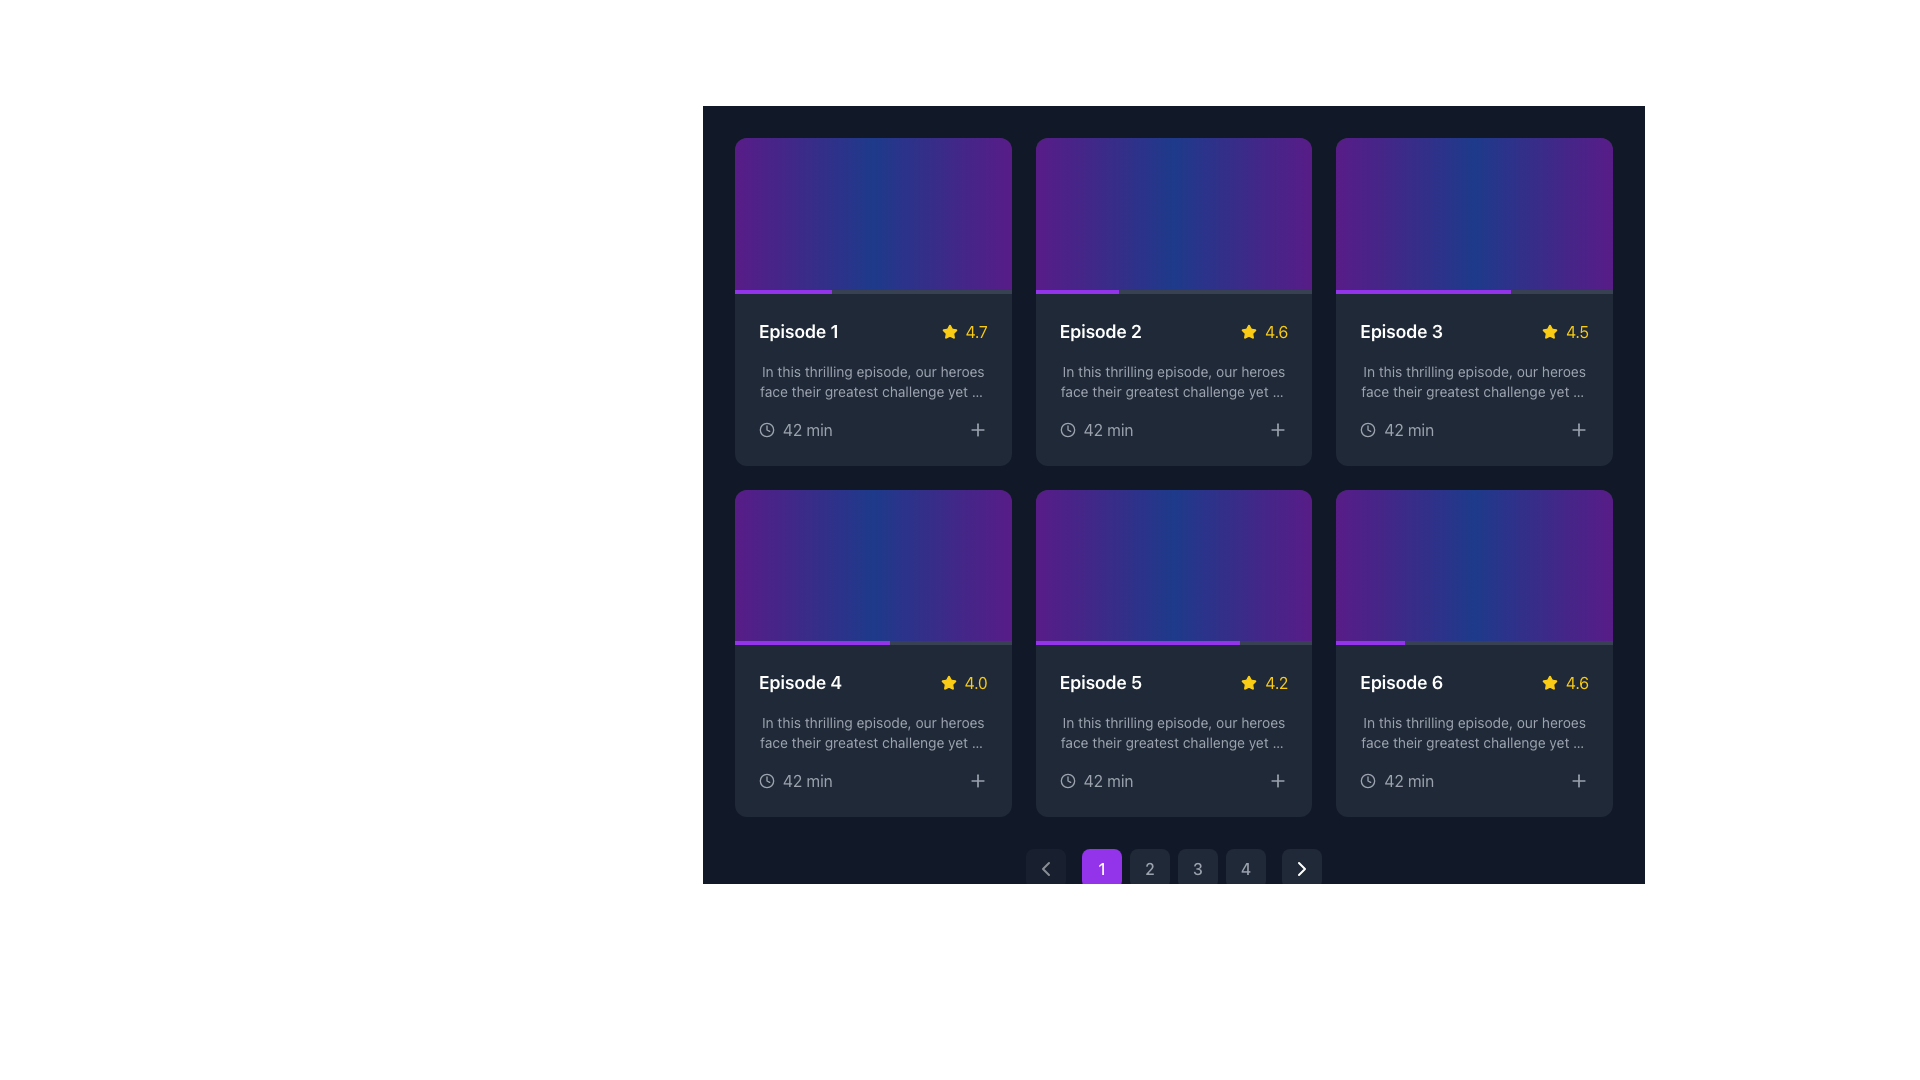 The image size is (1920, 1080). I want to click on the text label displaying '42 min' in light gray font color, located adjacent to a clock icon under the 'Episode 3' card, so click(1408, 428).